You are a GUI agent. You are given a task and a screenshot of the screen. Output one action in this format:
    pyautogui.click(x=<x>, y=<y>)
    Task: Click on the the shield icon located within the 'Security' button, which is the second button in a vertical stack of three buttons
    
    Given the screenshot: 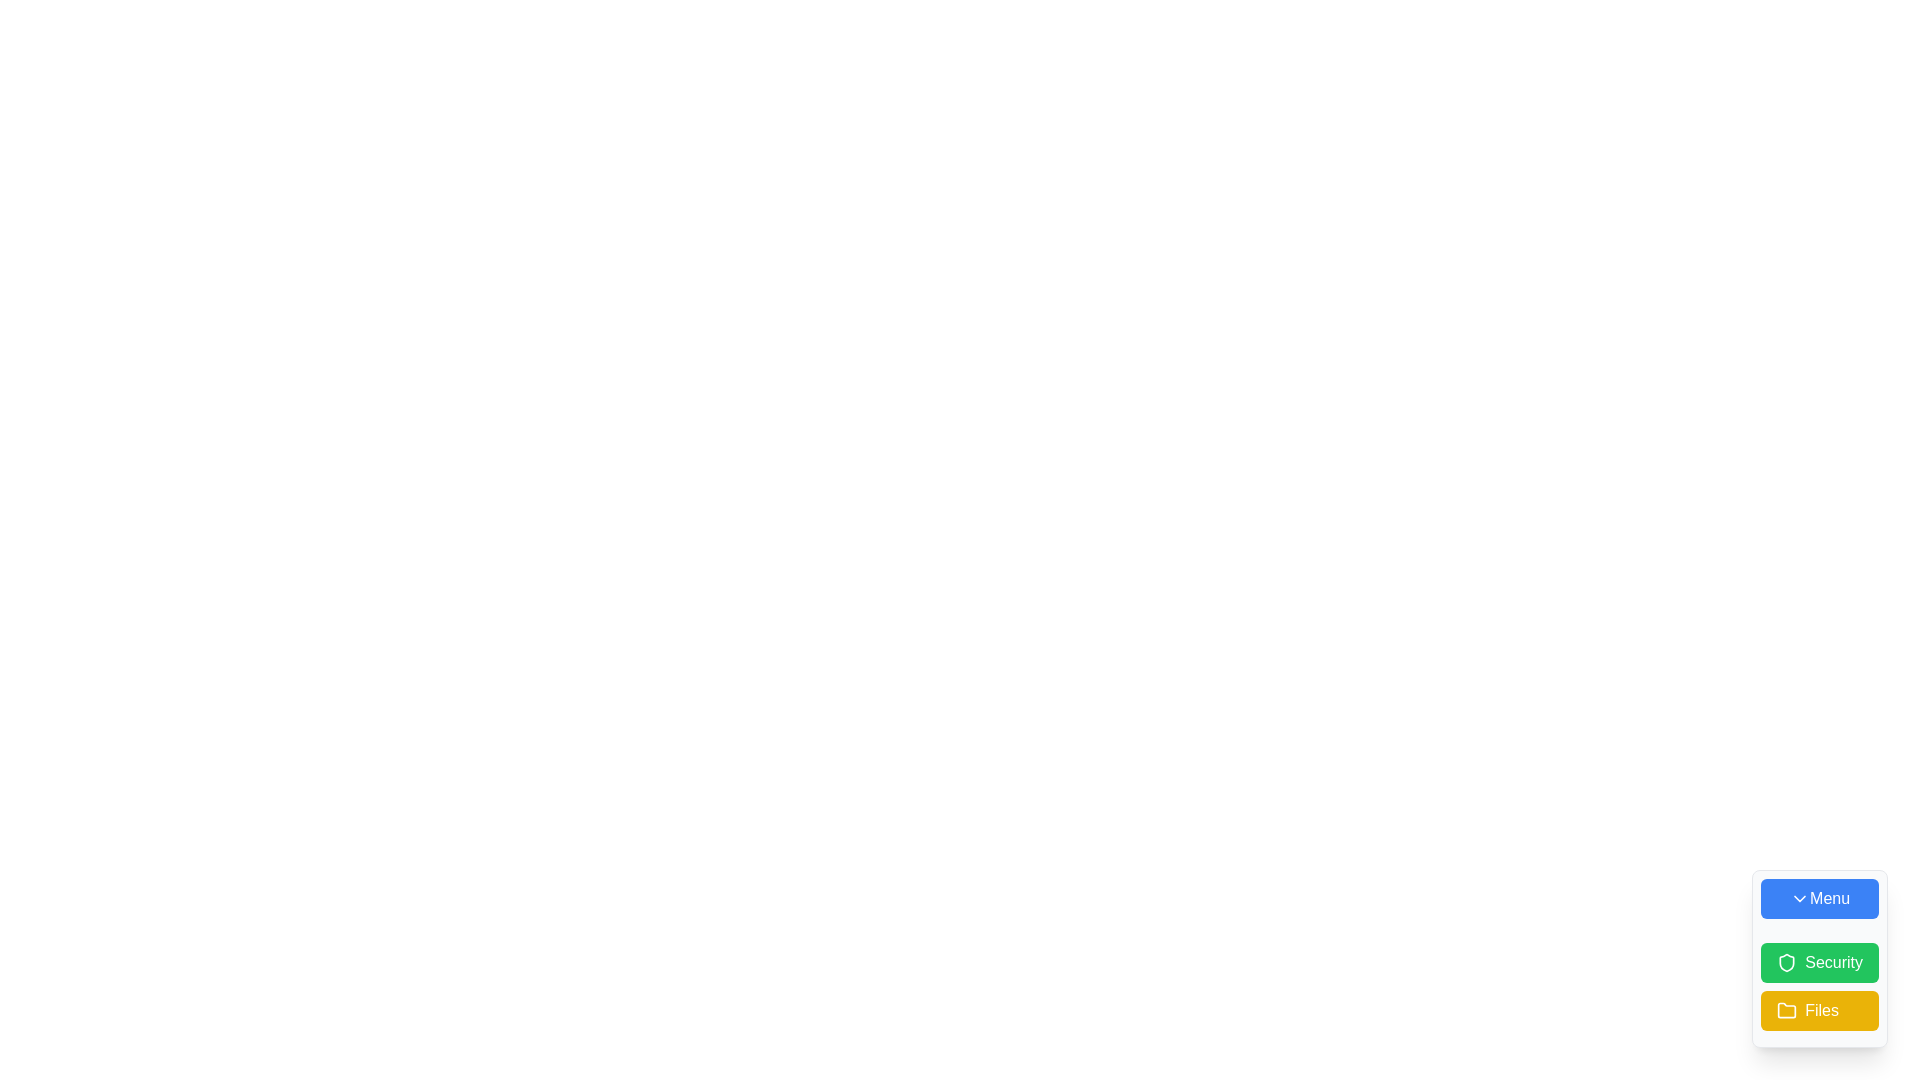 What is the action you would take?
    pyautogui.click(x=1787, y=962)
    